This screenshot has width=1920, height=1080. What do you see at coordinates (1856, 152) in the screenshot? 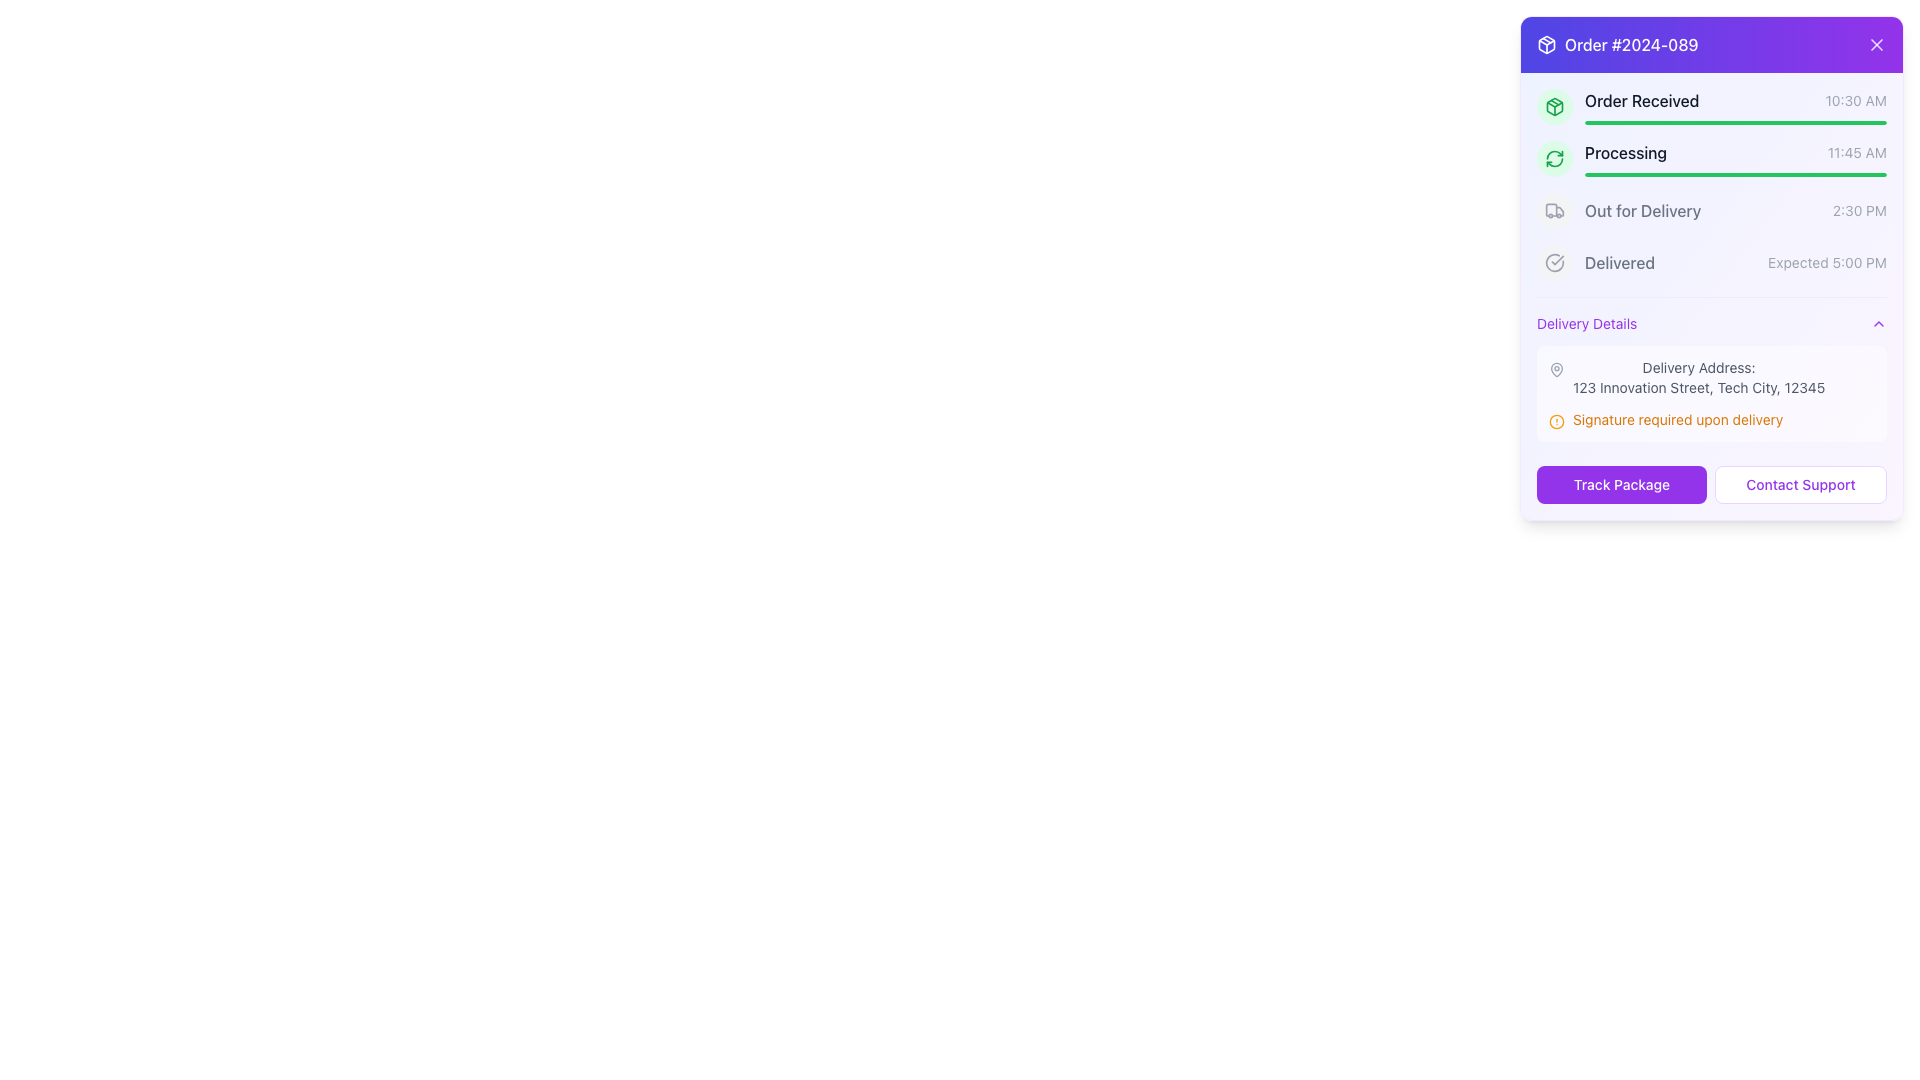
I see `the timestamp text label indicating the 'Processing' status in the delivery timeline, located to the right of the 'Processing' text in the second entry of the timeline` at bounding box center [1856, 152].